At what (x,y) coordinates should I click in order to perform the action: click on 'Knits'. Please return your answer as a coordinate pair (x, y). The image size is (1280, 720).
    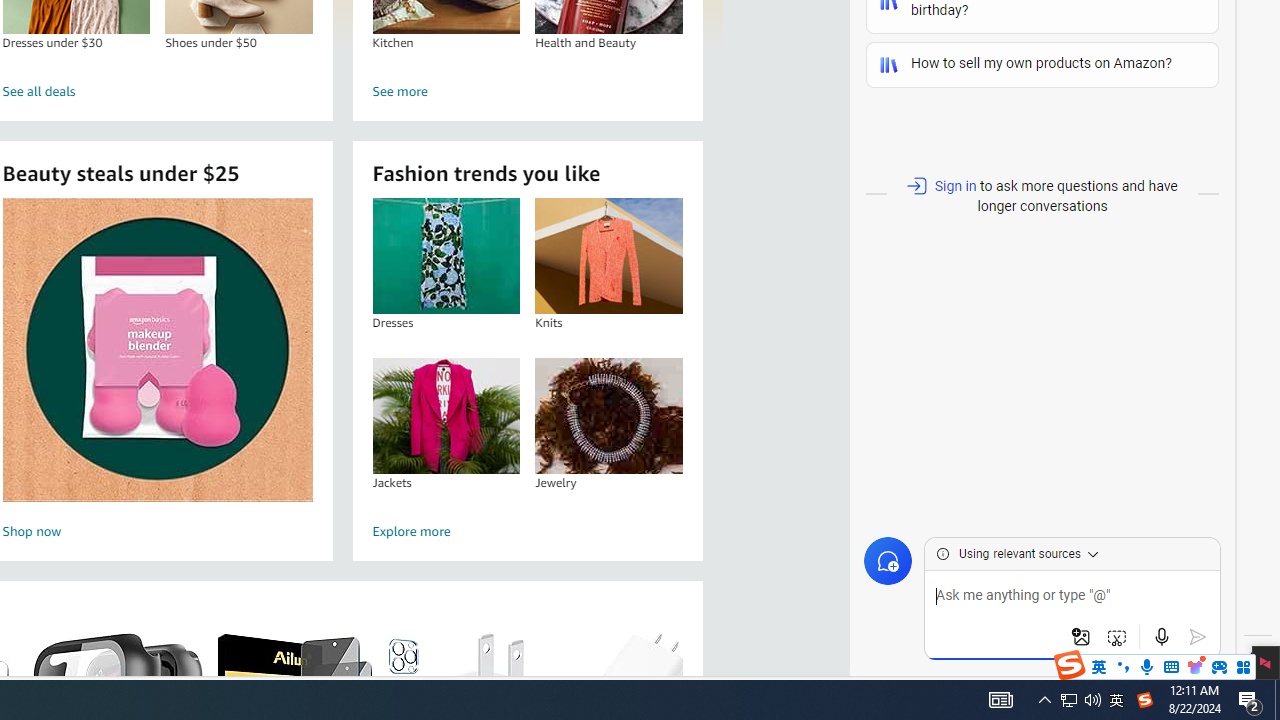
    Looking at the image, I should click on (607, 255).